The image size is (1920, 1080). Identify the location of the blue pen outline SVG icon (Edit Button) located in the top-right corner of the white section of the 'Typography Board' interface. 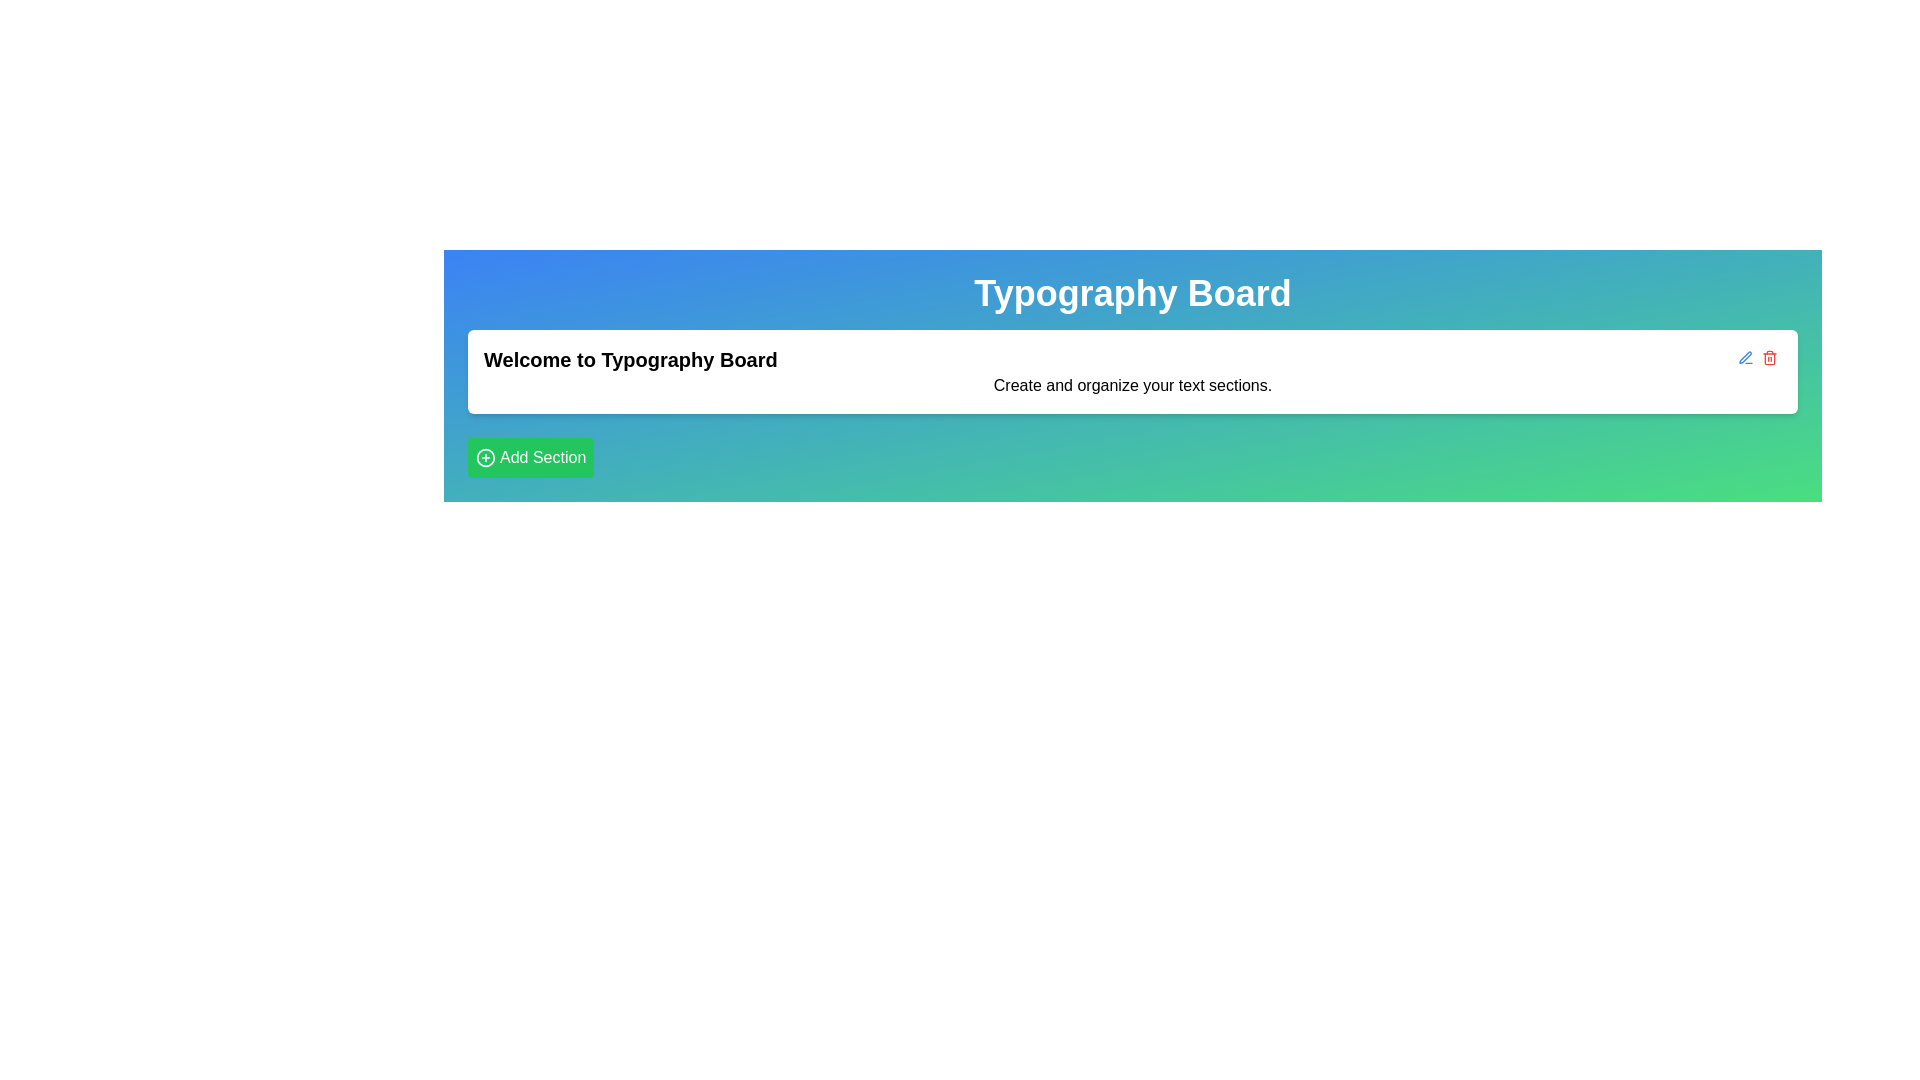
(1745, 357).